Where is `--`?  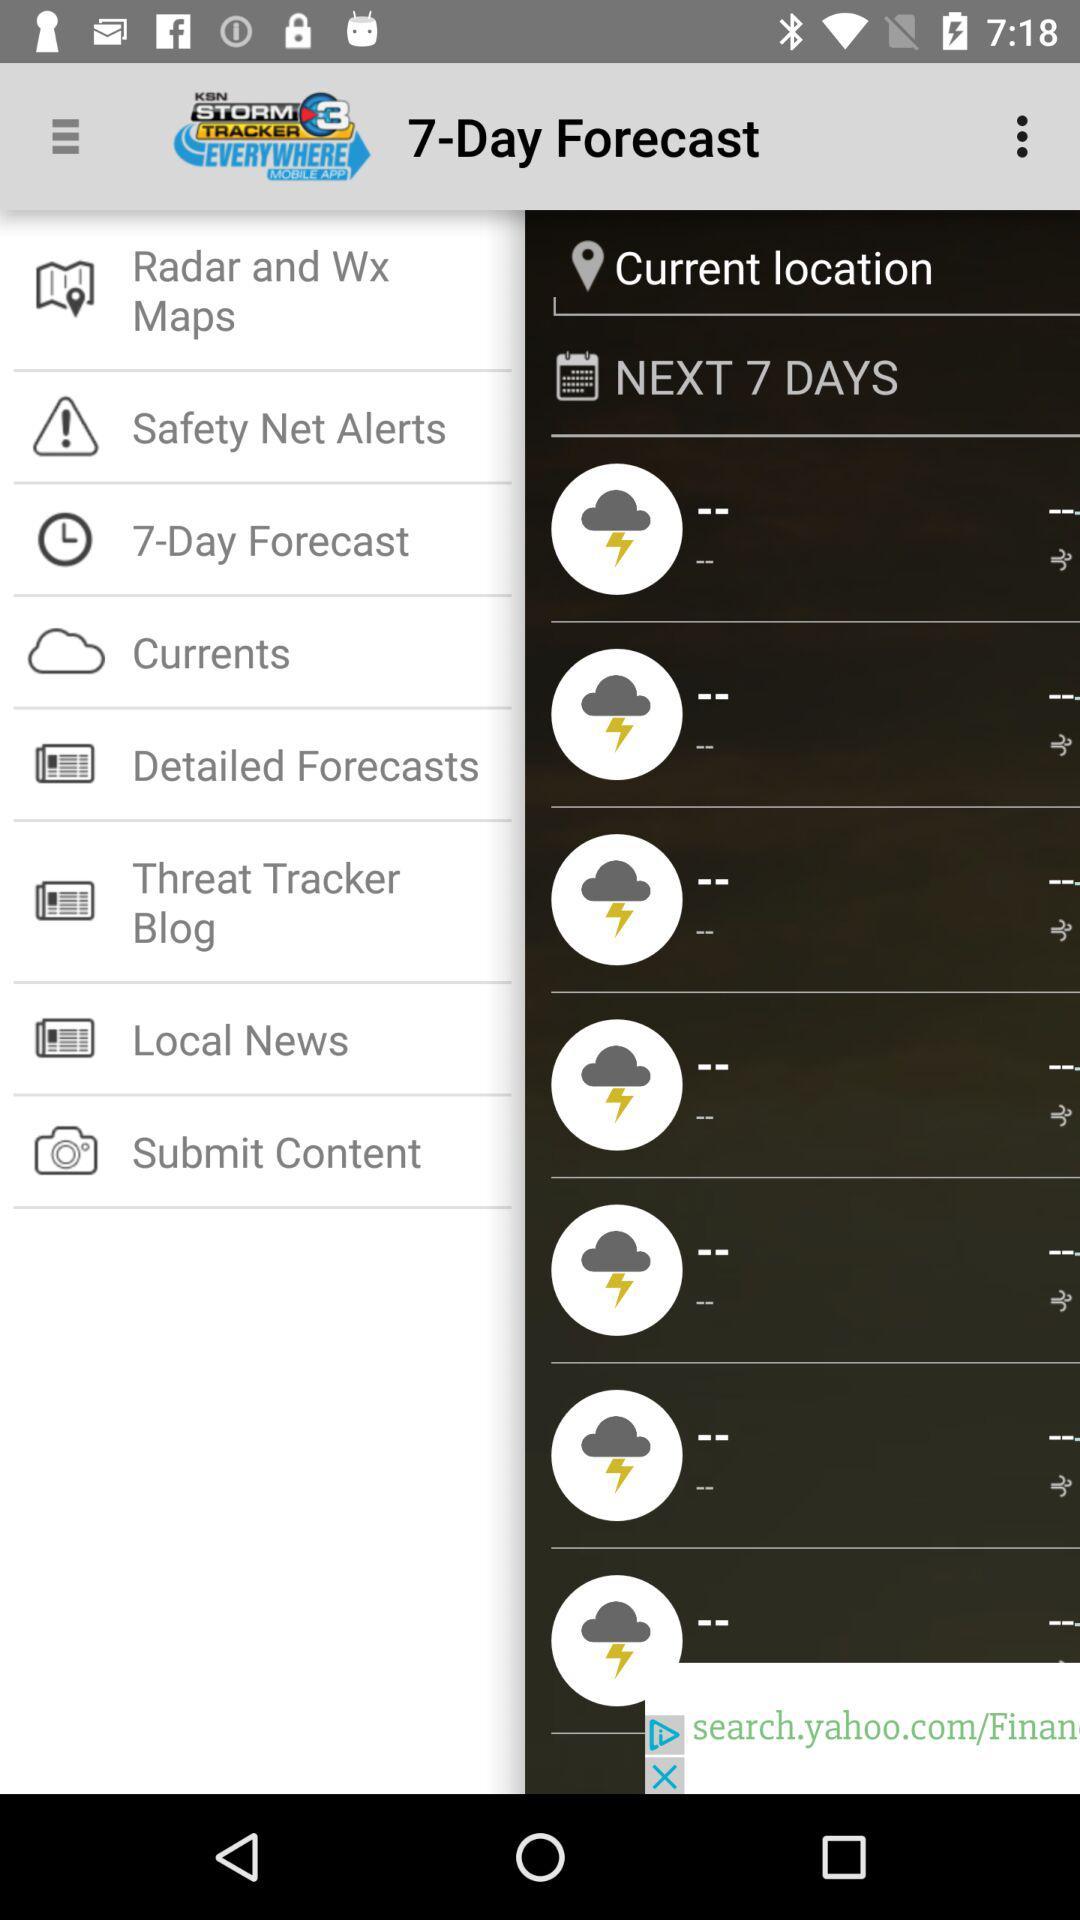
-- is located at coordinates (704, 1113).